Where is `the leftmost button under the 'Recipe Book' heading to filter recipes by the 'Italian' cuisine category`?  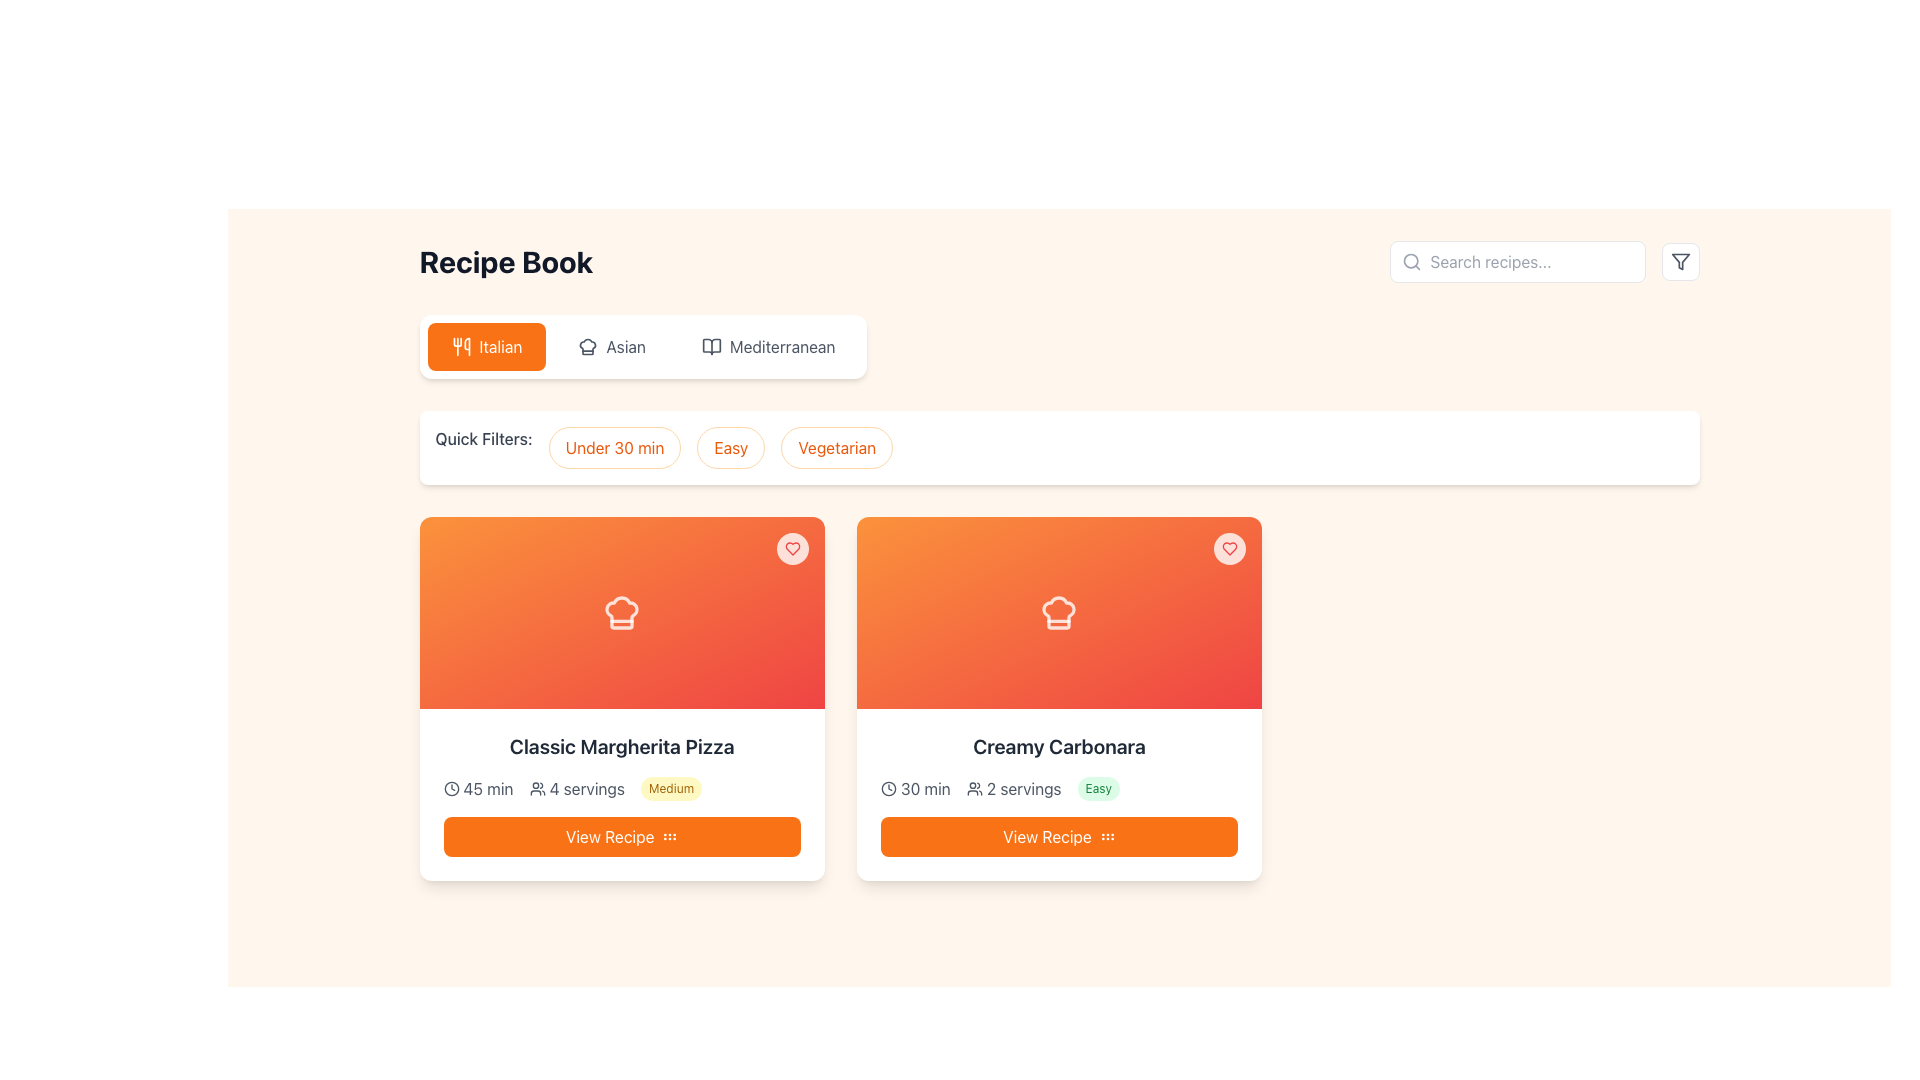 the leftmost button under the 'Recipe Book' heading to filter recipes by the 'Italian' cuisine category is located at coordinates (486, 346).